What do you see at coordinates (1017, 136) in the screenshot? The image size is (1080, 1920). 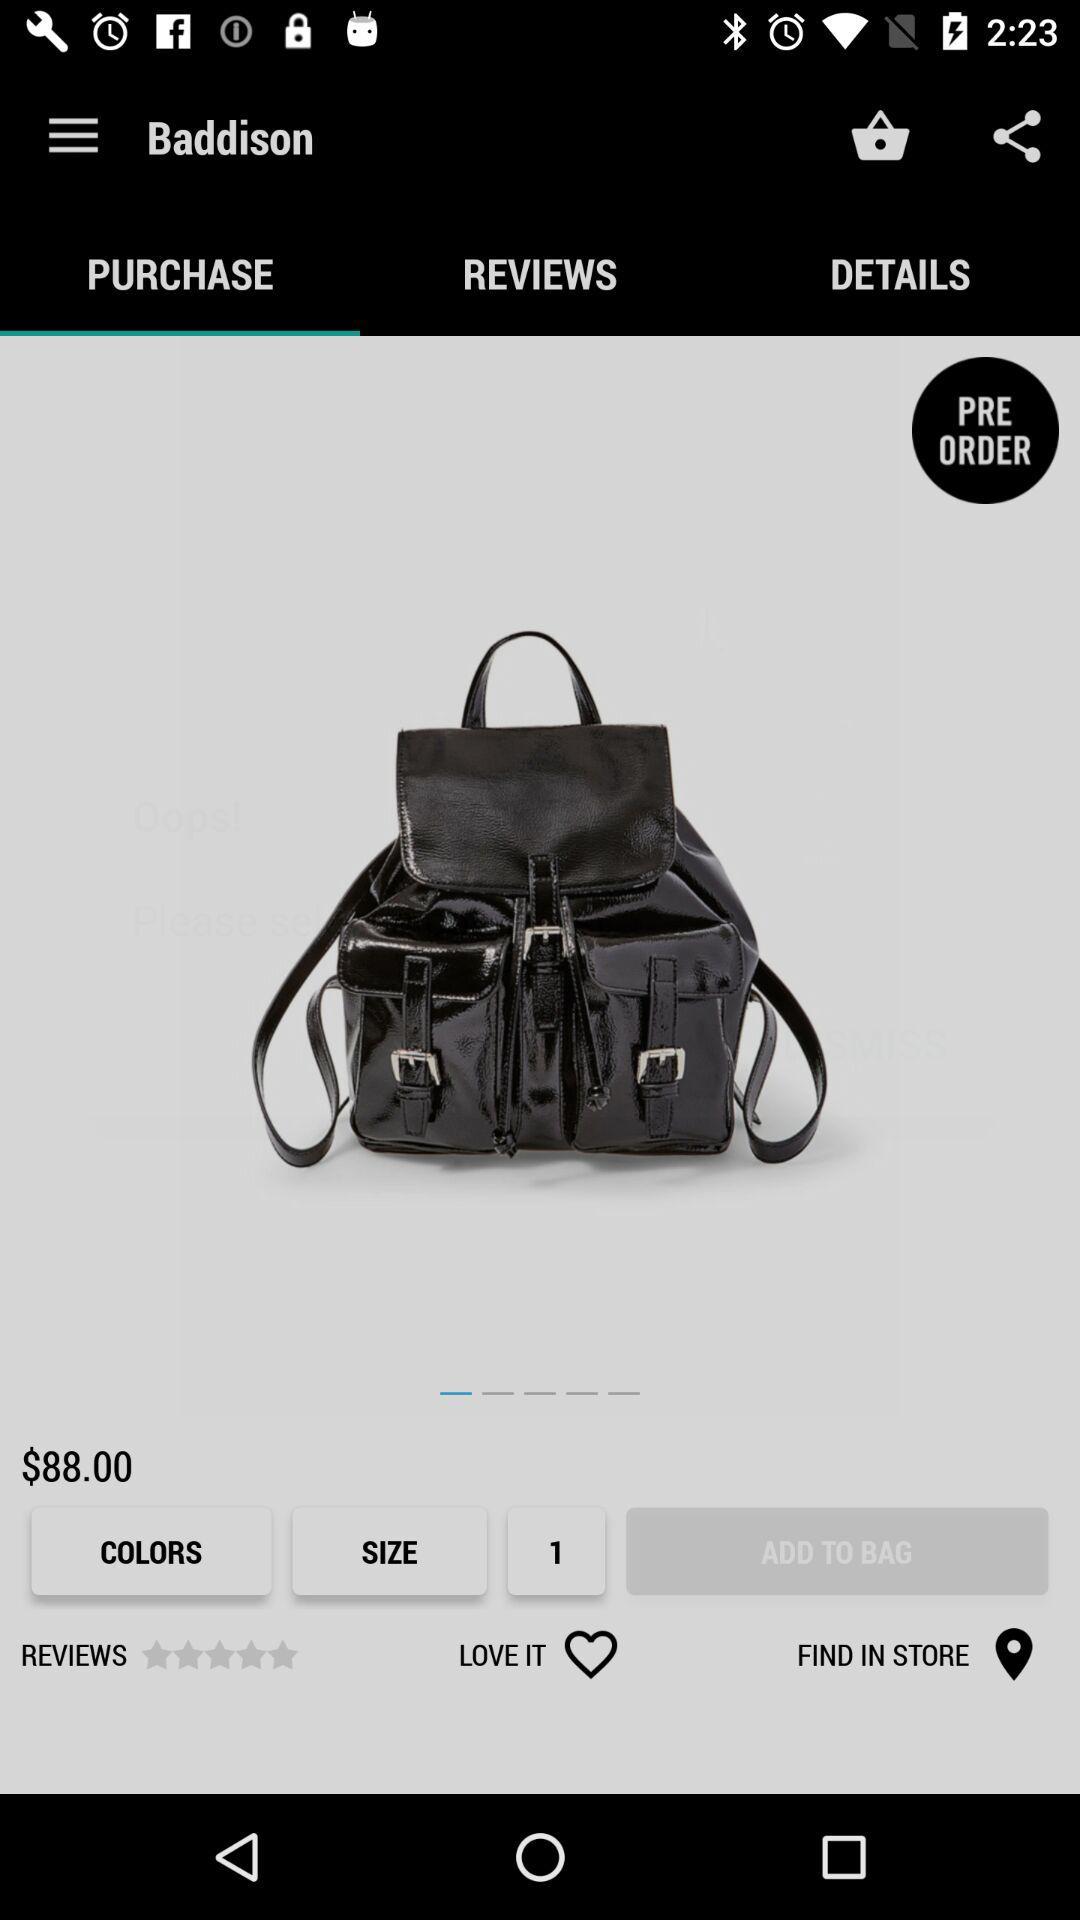 I see `share` at bounding box center [1017, 136].